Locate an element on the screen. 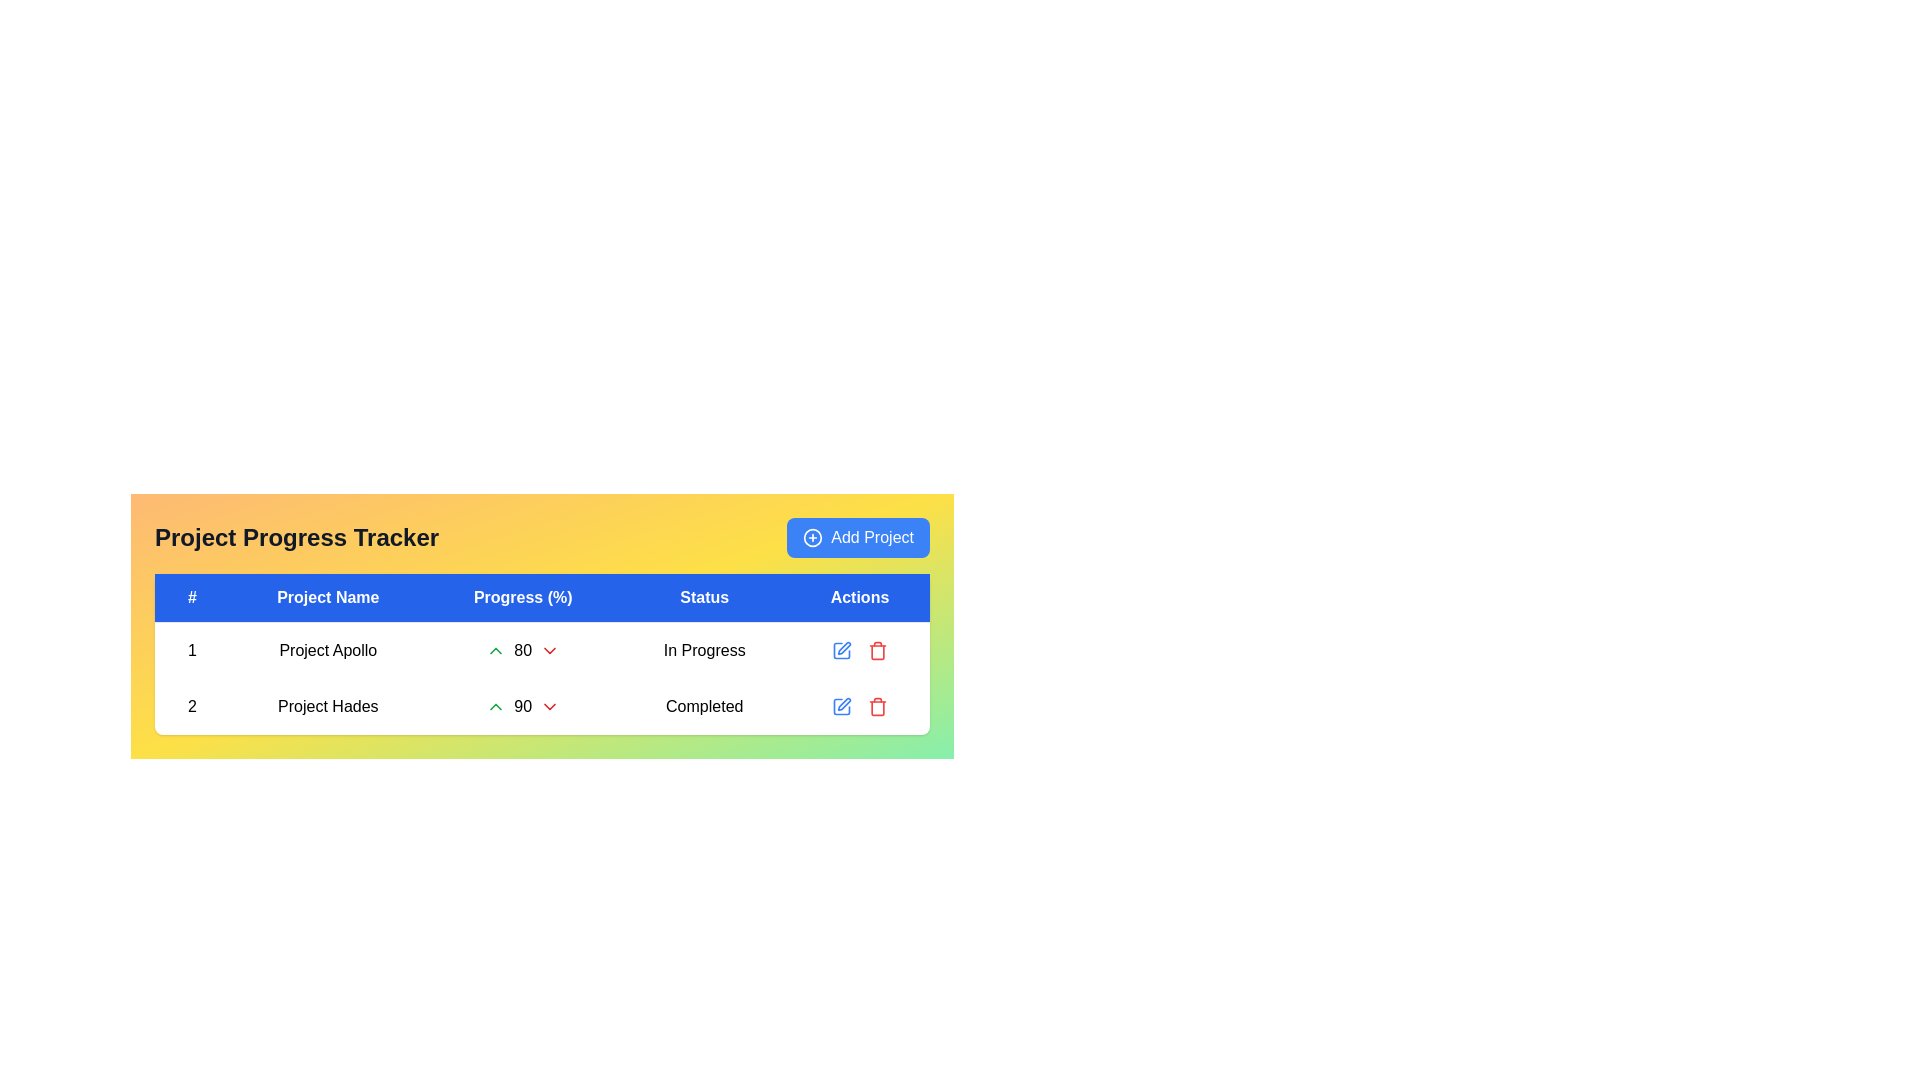 The width and height of the screenshot is (1920, 1080). the 'In Progress' text label in the 'Status' column of the 'Project Progress Tracker' table is located at coordinates (704, 650).